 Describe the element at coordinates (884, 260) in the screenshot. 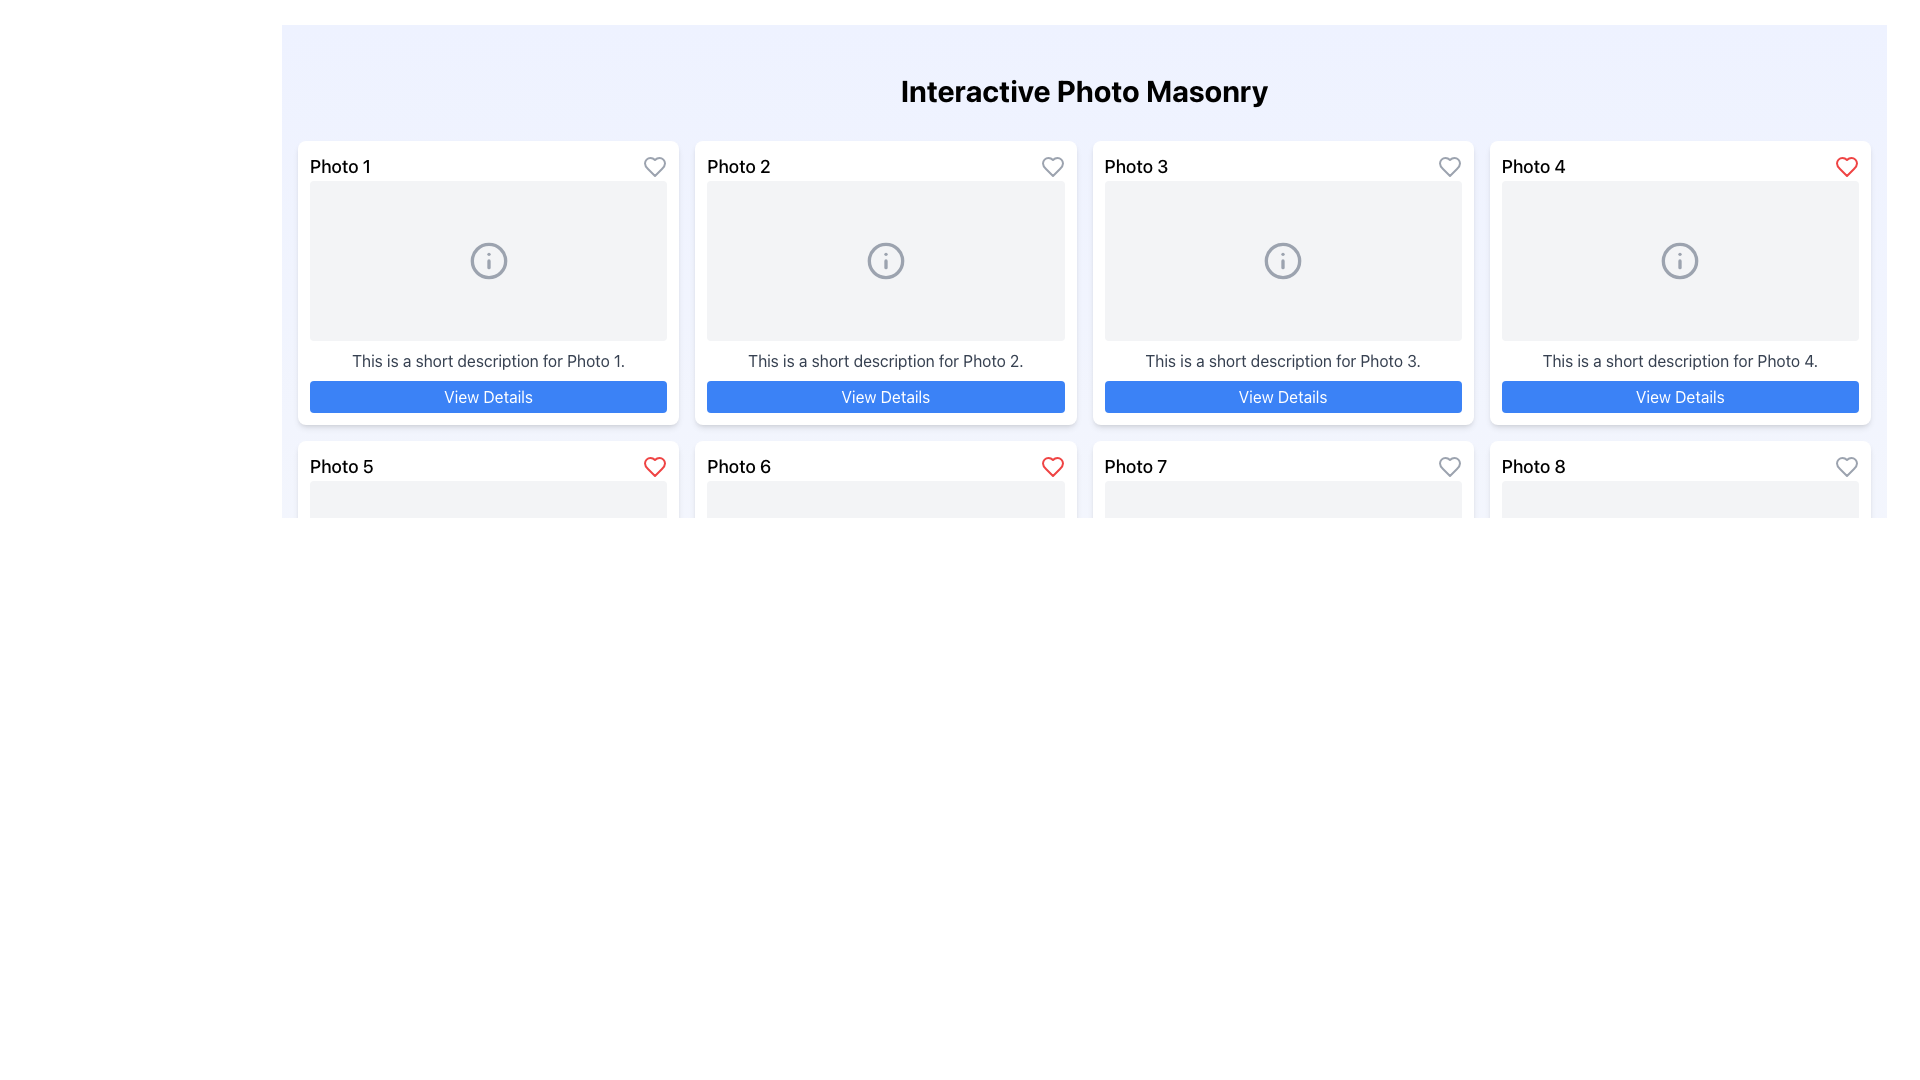

I see `the circular information icon with a gray border and white center, containing the letter 'i', located in the card for 'Photo 2'` at that location.